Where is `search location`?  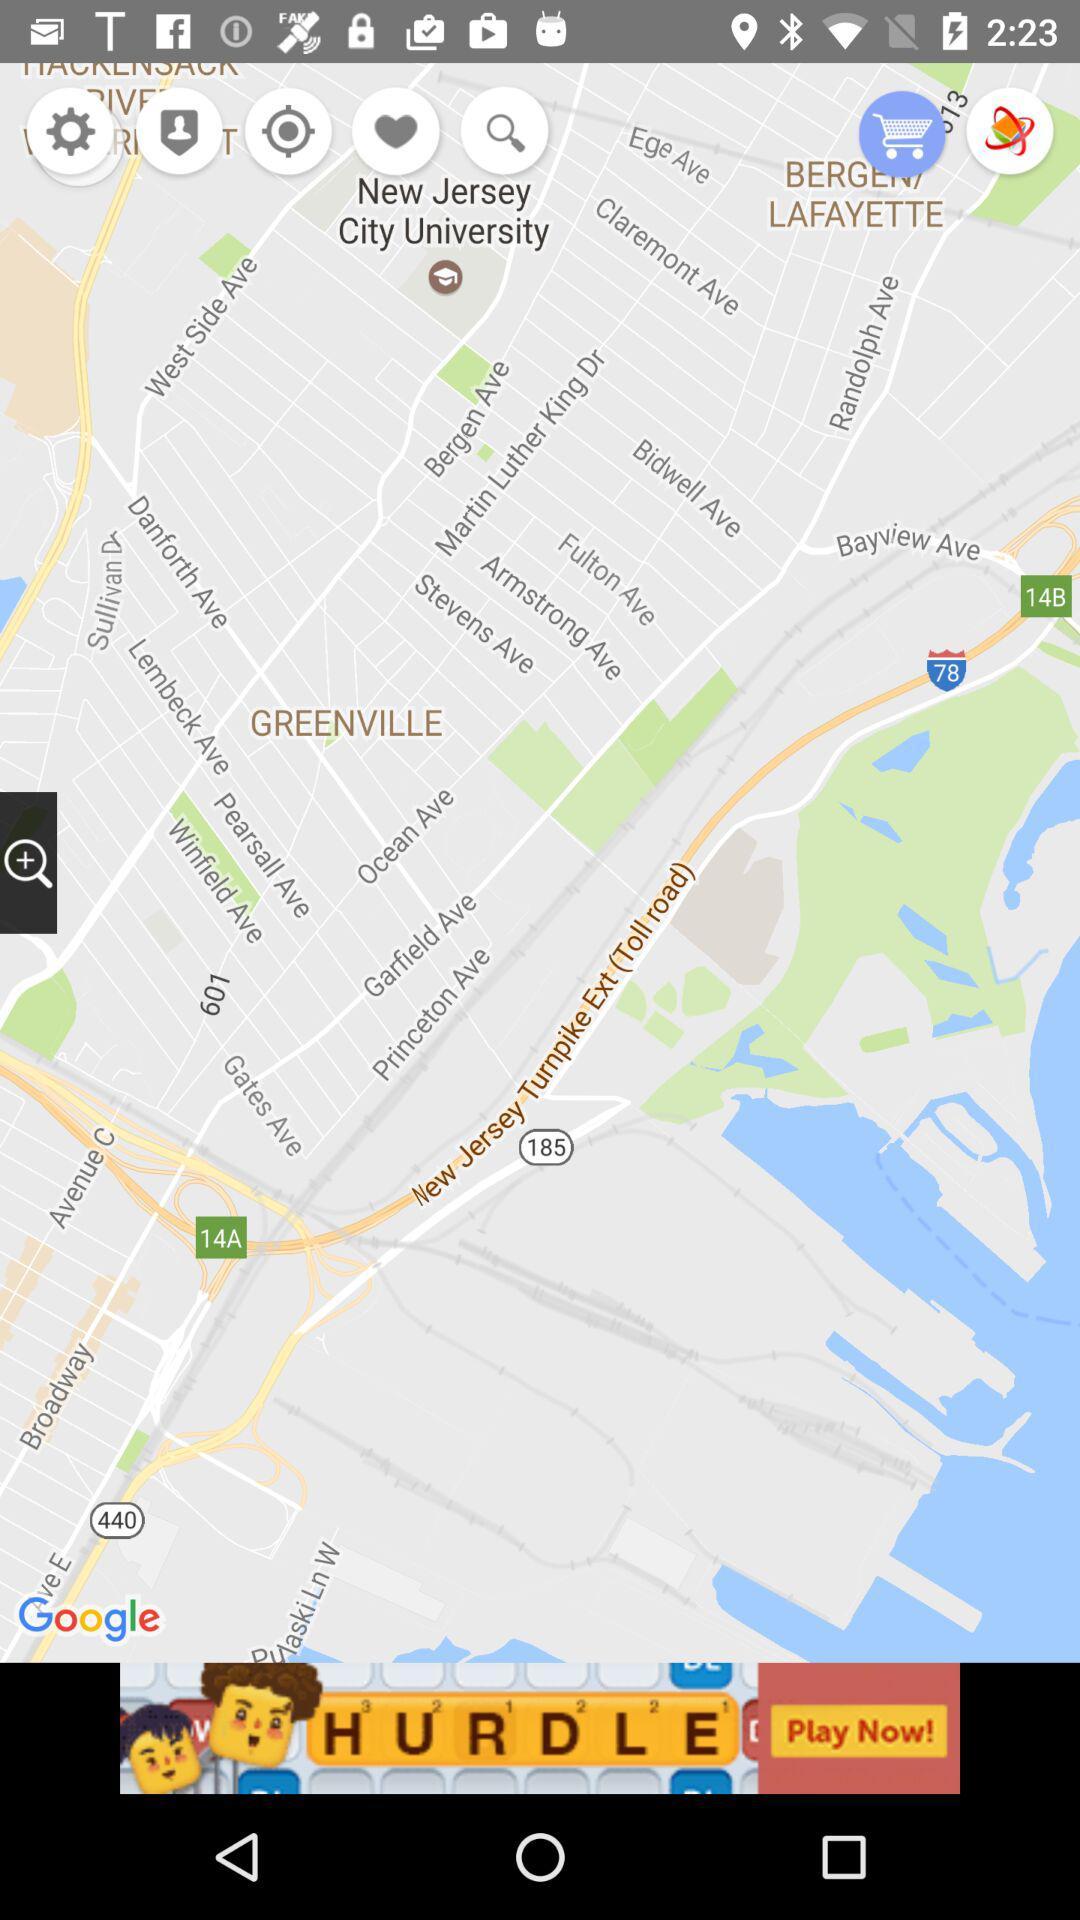
search location is located at coordinates (28, 862).